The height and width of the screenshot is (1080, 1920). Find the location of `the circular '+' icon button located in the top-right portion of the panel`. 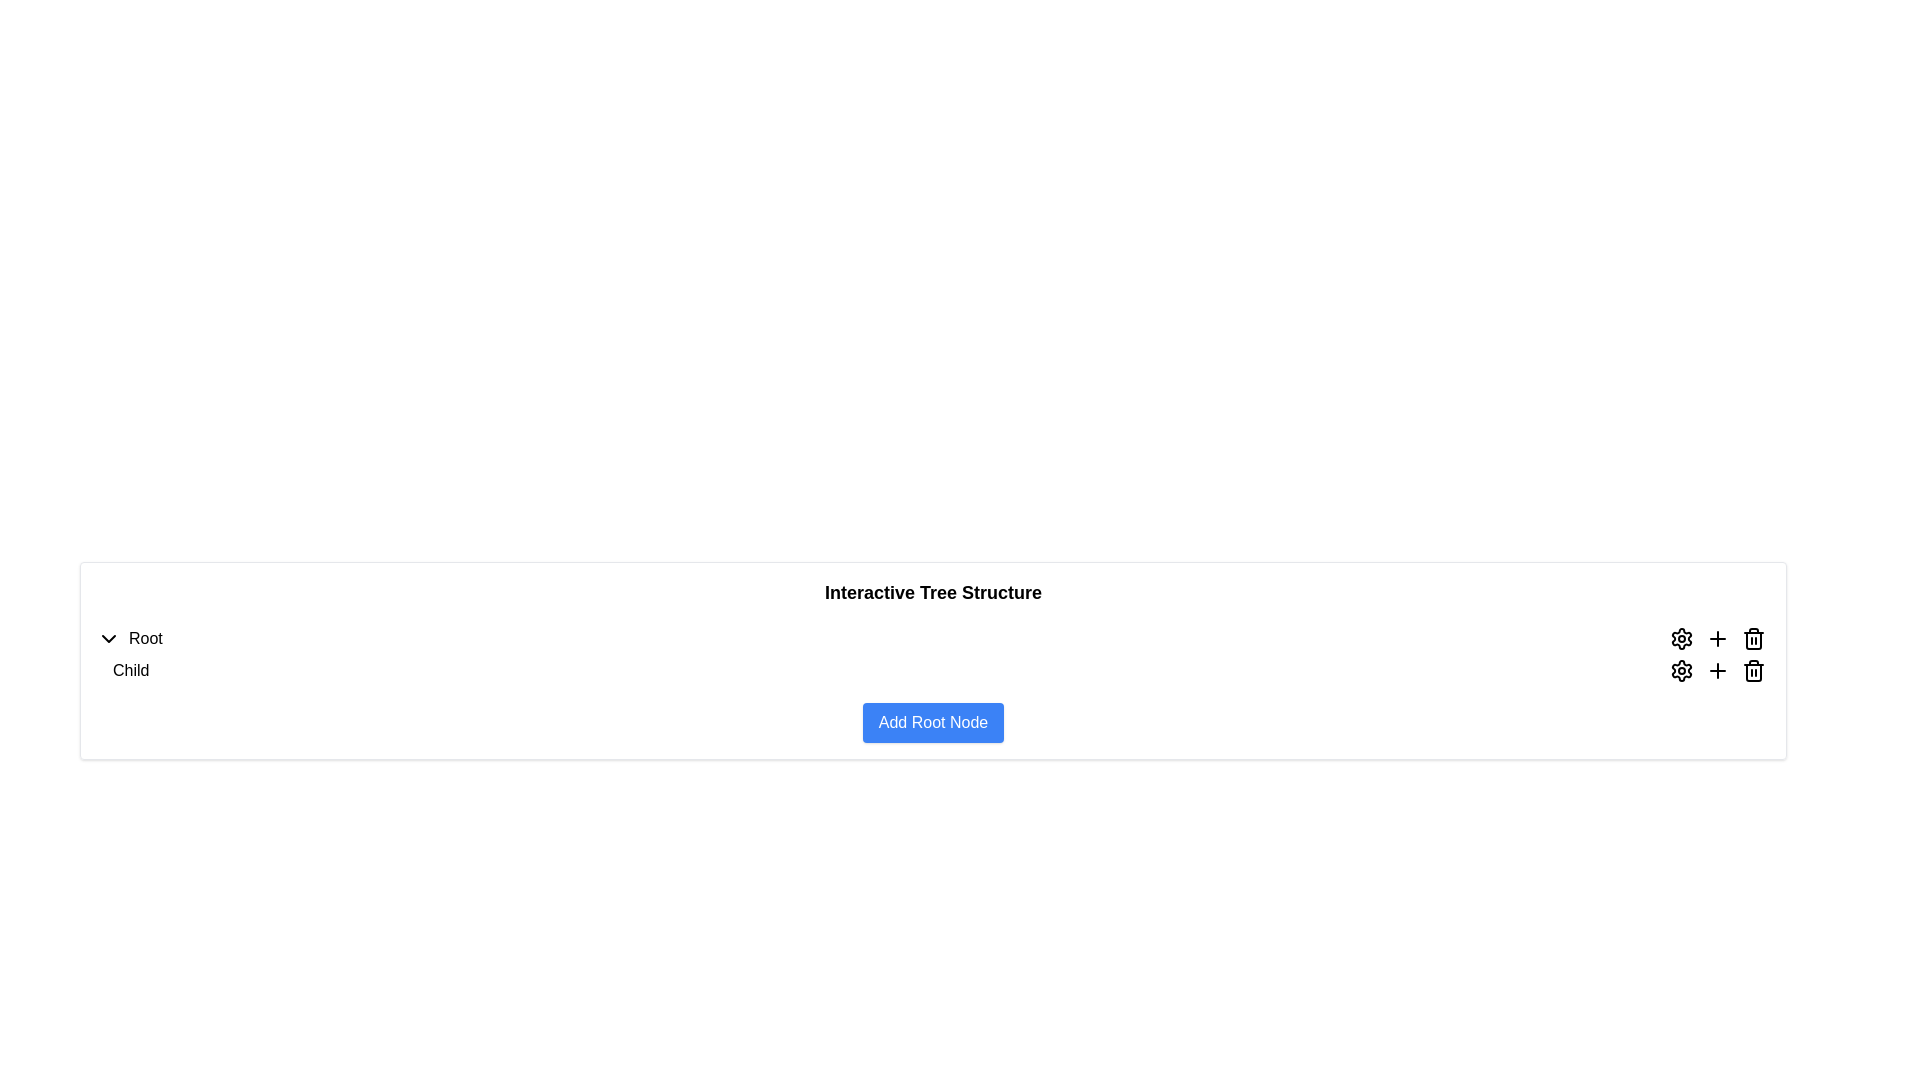

the circular '+' icon button located in the top-right portion of the panel is located at coordinates (1717, 671).